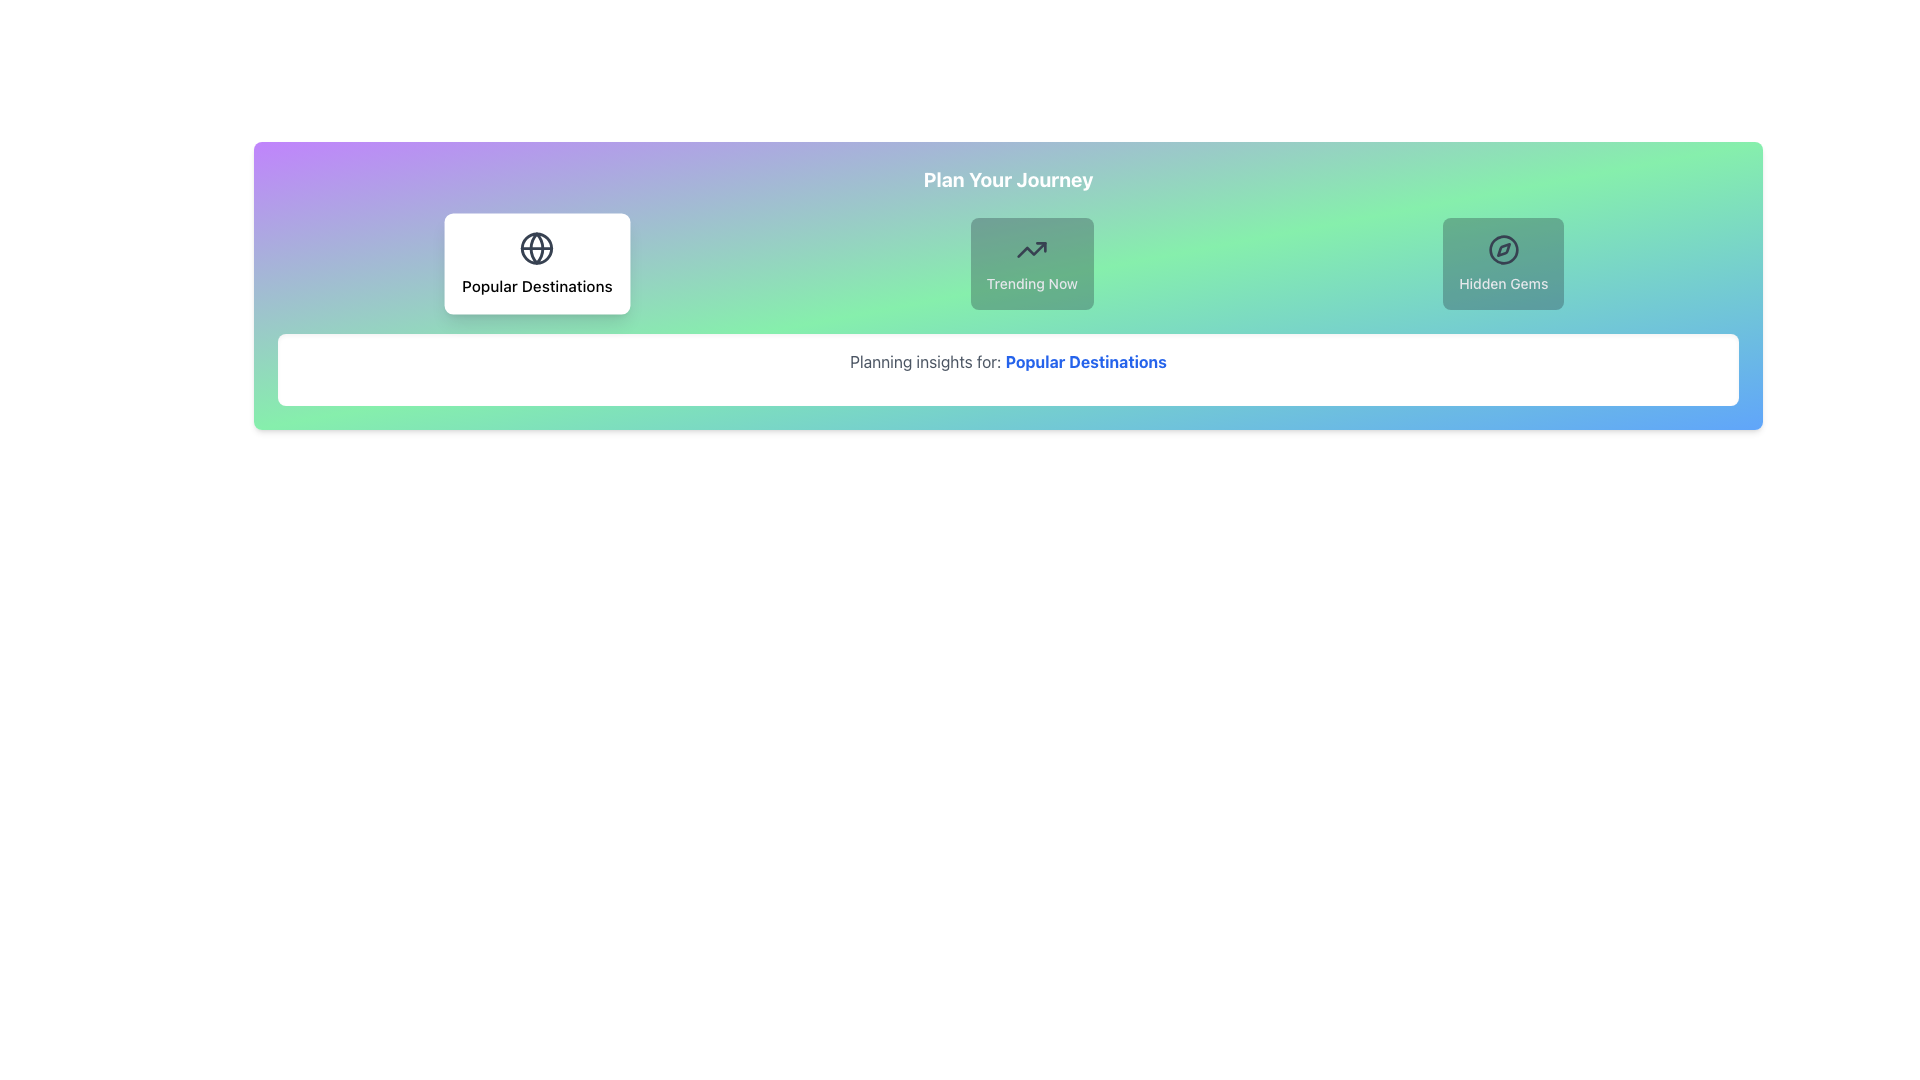 The image size is (1920, 1080). Describe the element at coordinates (1503, 284) in the screenshot. I see `the 'Hidden Gems' text label, which is displayed in a small, medium-weight font style and is centered vertically within a rounded rectangle background with a muted green tone` at that location.